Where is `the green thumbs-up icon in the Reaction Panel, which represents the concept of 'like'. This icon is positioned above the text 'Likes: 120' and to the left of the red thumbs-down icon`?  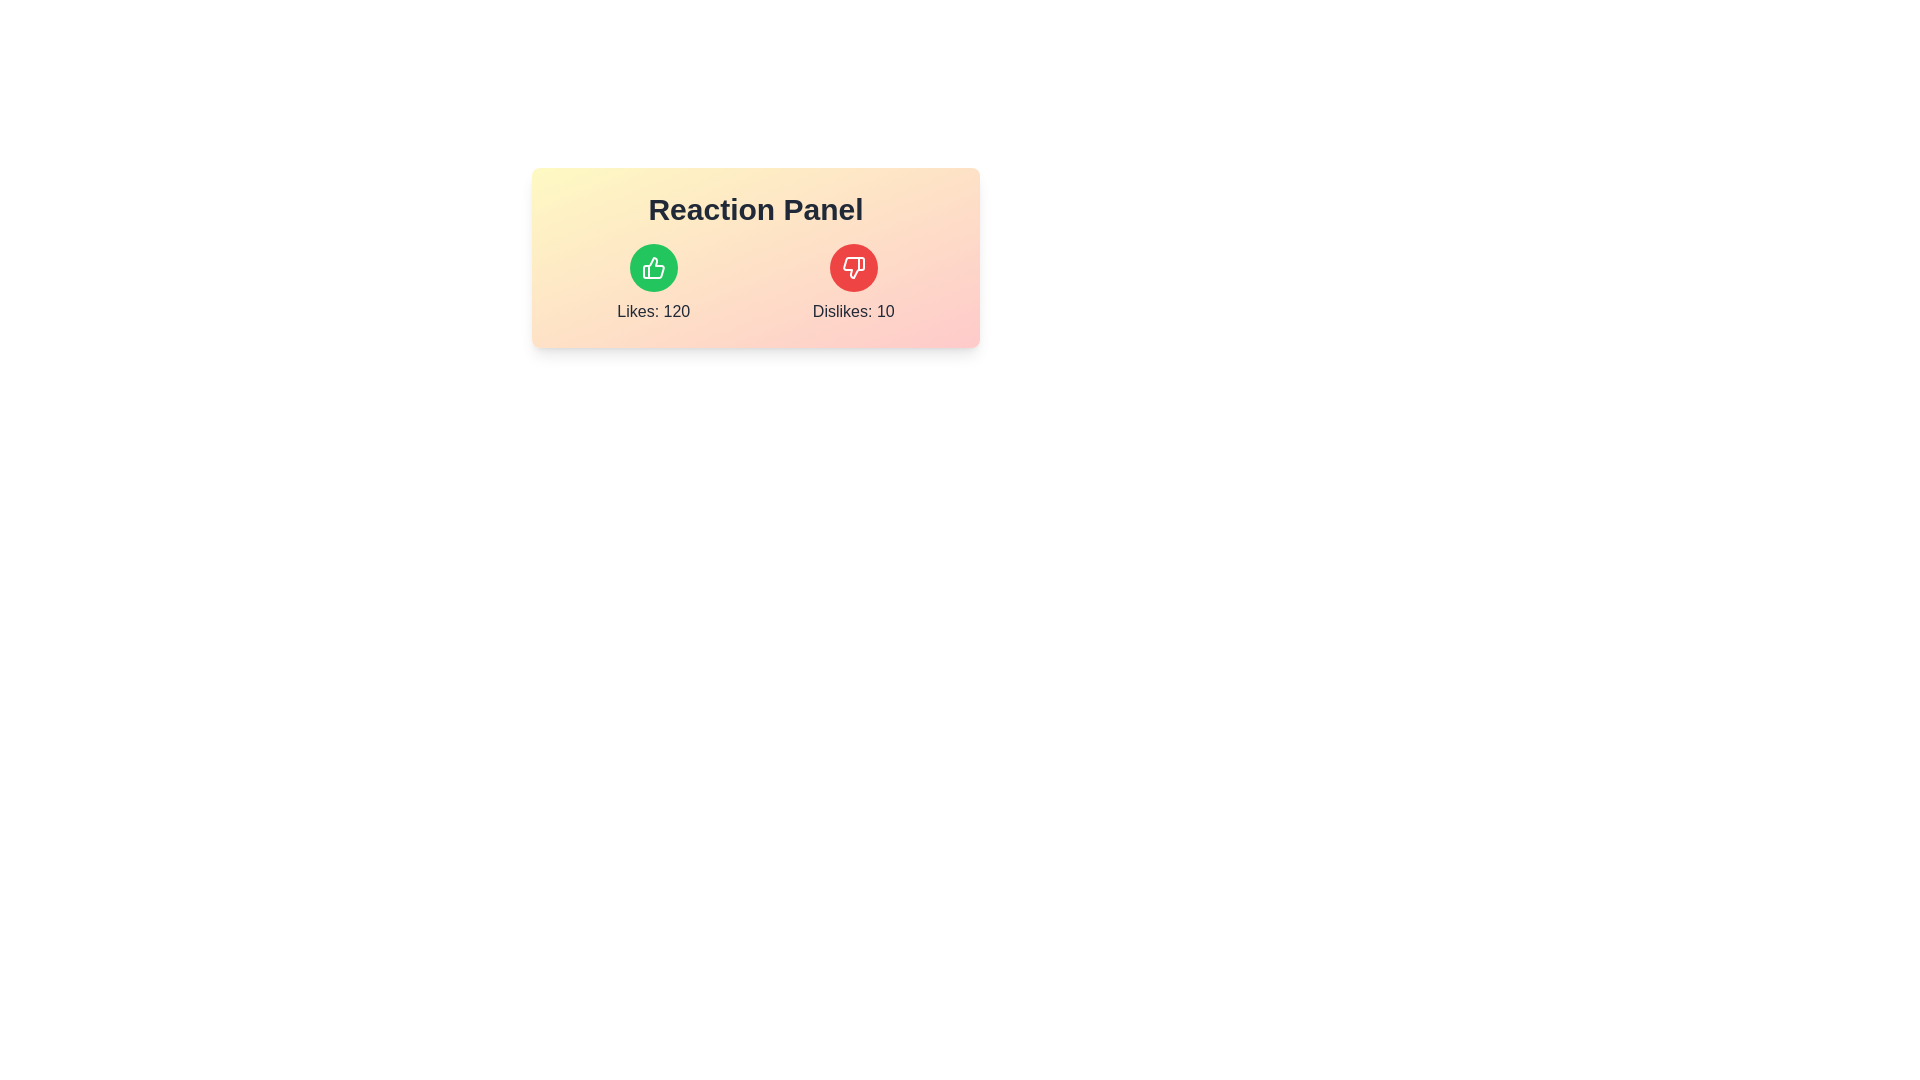
the green thumbs-up icon in the Reaction Panel, which represents the concept of 'like'. This icon is positioned above the text 'Likes: 120' and to the left of the red thumbs-down icon is located at coordinates (653, 266).